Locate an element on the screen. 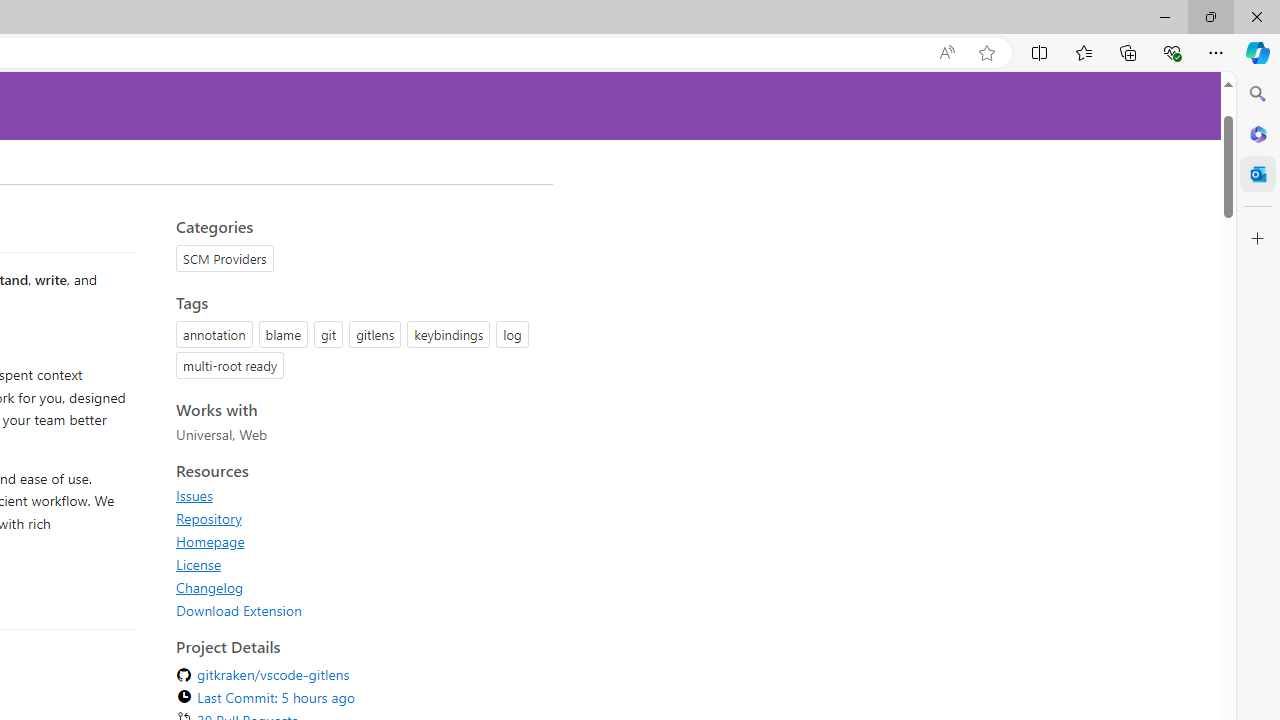 Image resolution: width=1280 pixels, height=720 pixels. 'Download Extension' is located at coordinates (239, 609).